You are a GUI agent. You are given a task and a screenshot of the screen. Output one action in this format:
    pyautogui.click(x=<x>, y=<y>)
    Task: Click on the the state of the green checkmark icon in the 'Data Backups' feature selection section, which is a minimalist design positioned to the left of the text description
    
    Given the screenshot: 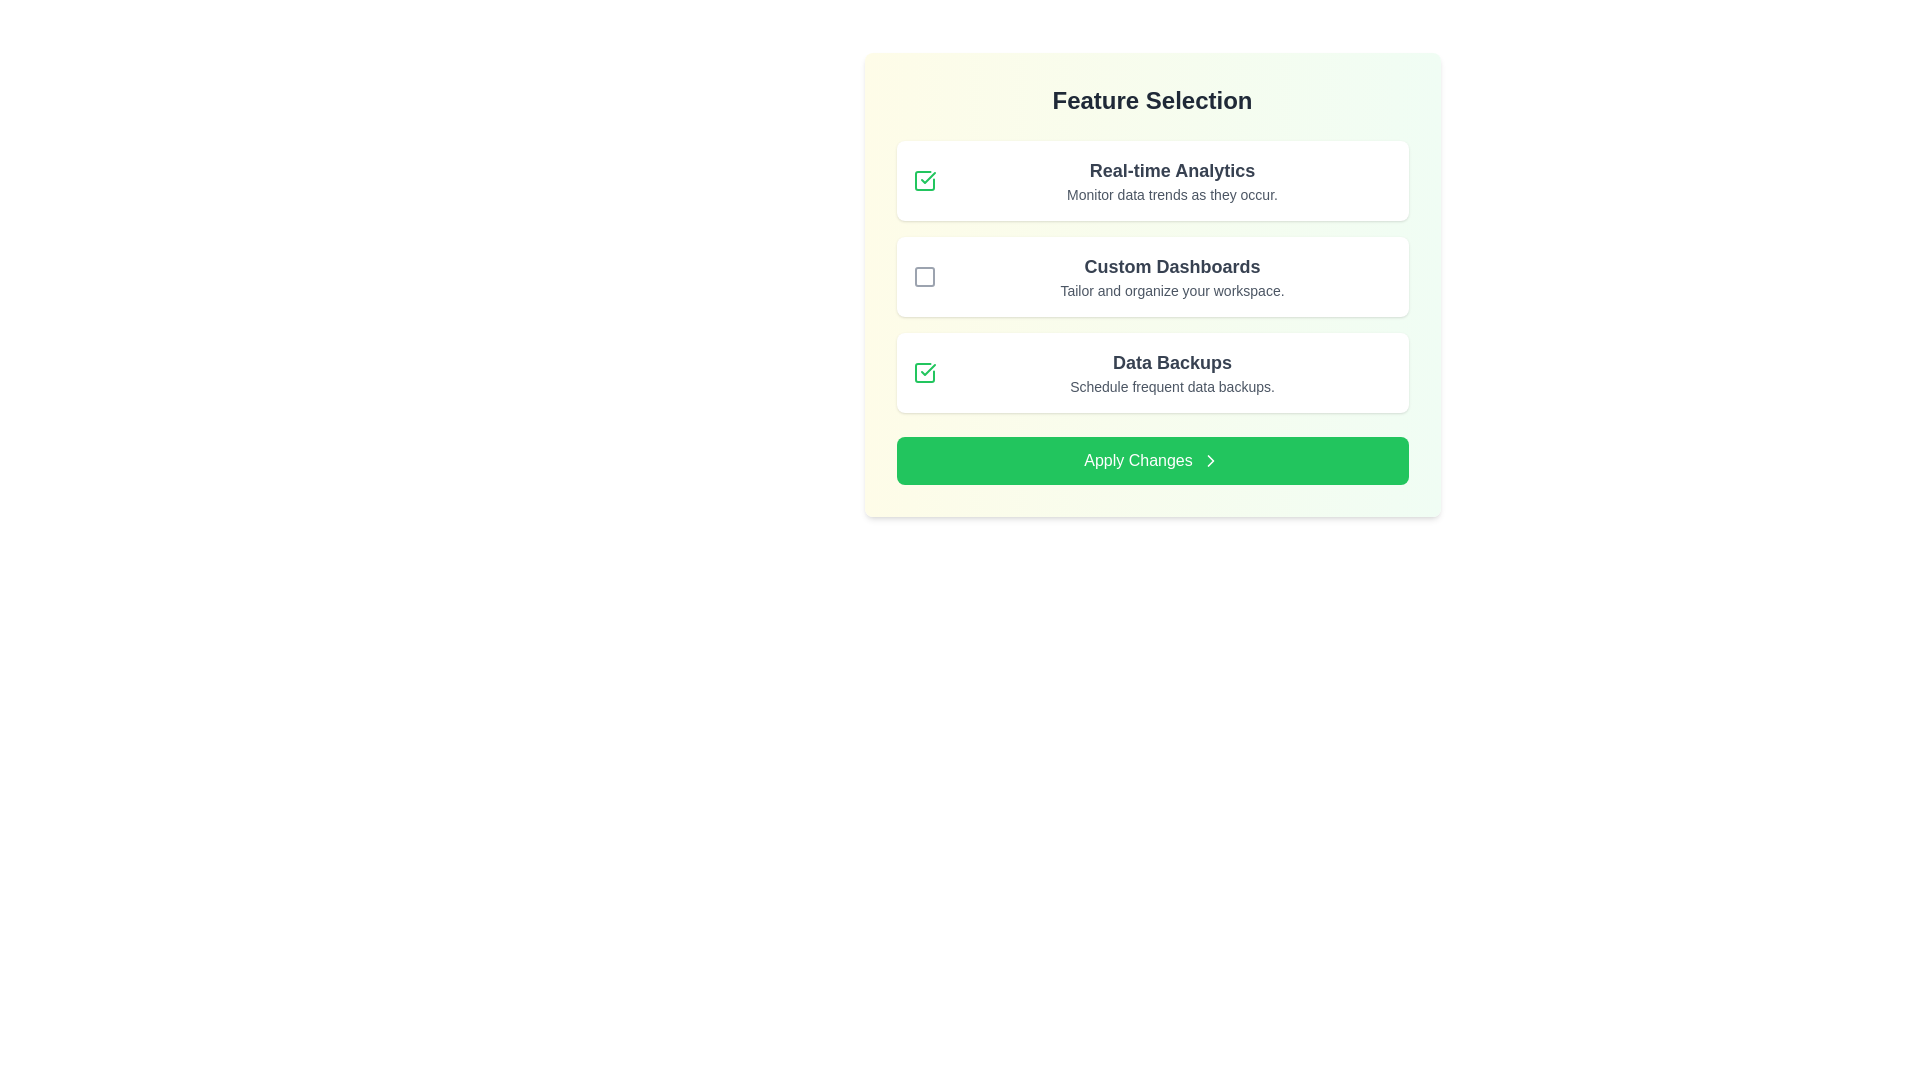 What is the action you would take?
    pyautogui.click(x=926, y=176)
    